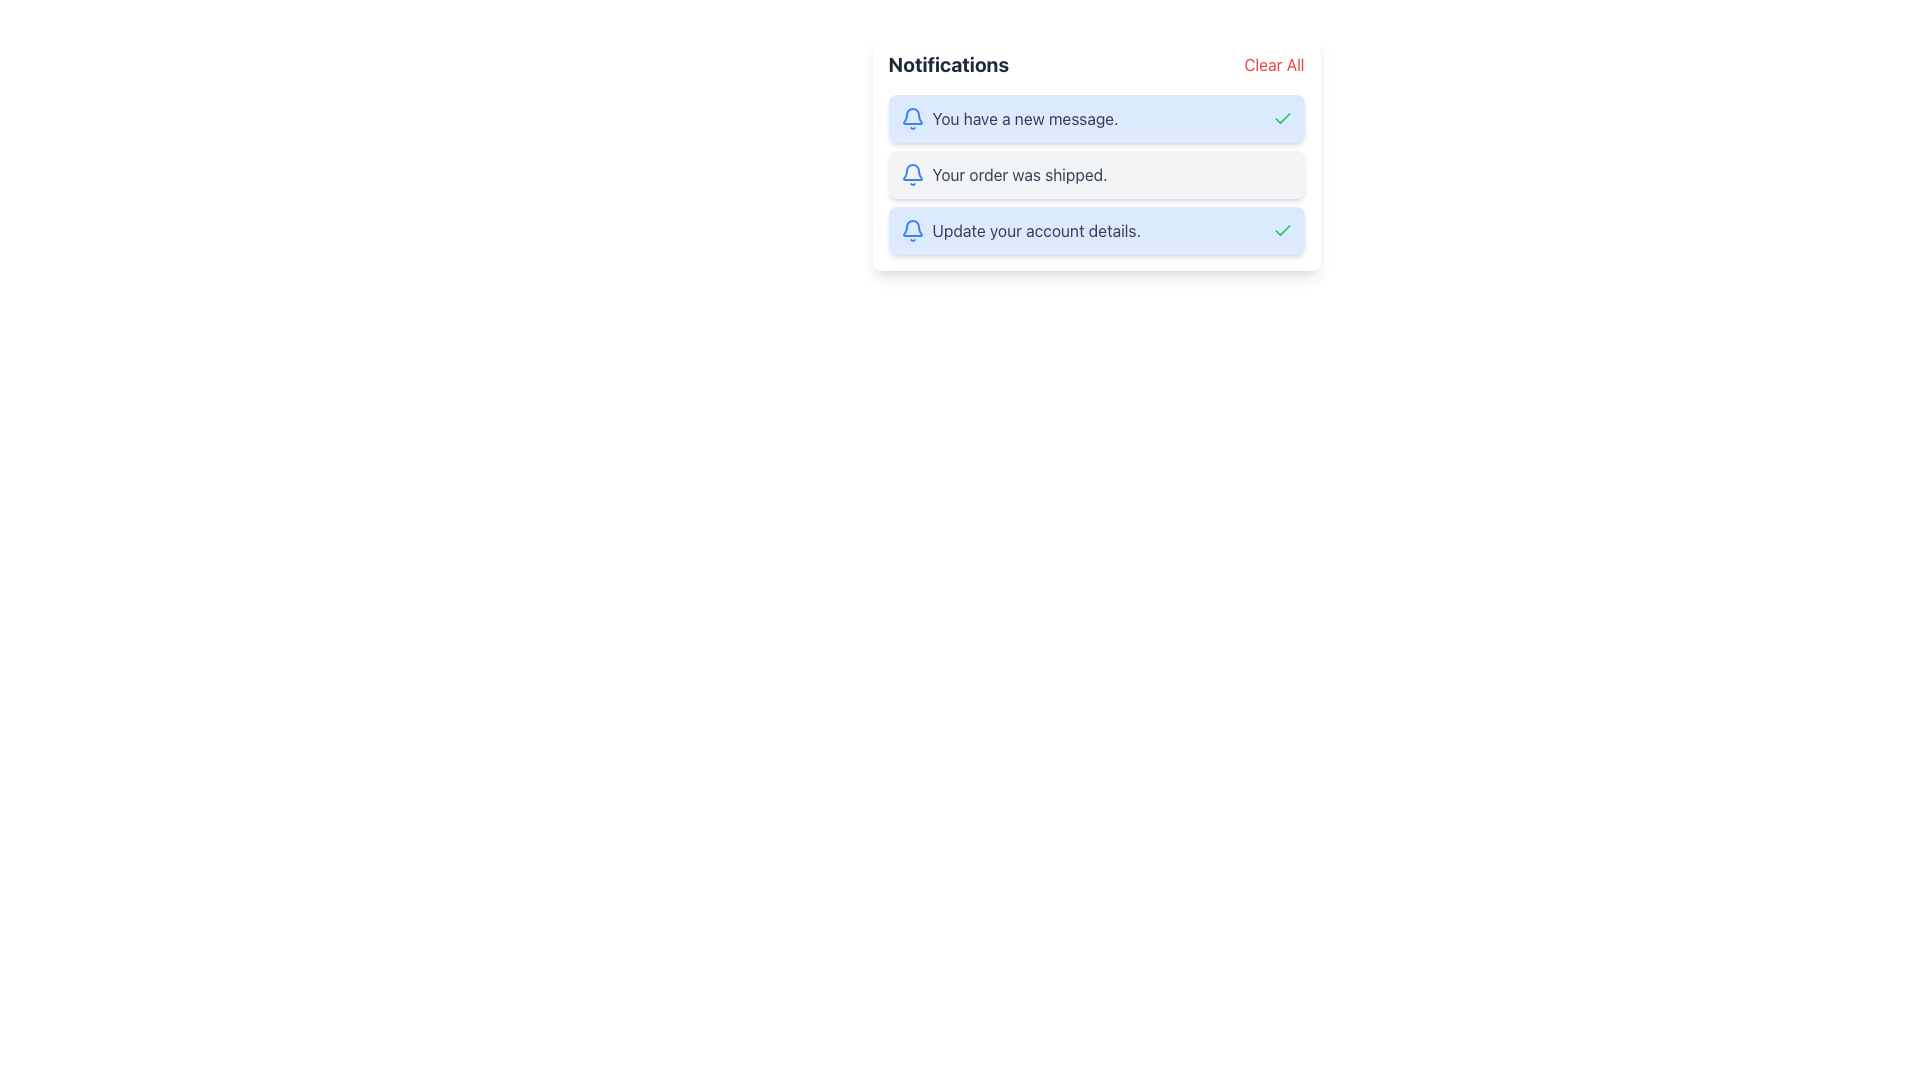 This screenshot has width=1920, height=1080. What do you see at coordinates (911, 119) in the screenshot?
I see `the blue bell-shaped icon located to the left of the text 'You have a new message.' within the first notification item` at bounding box center [911, 119].